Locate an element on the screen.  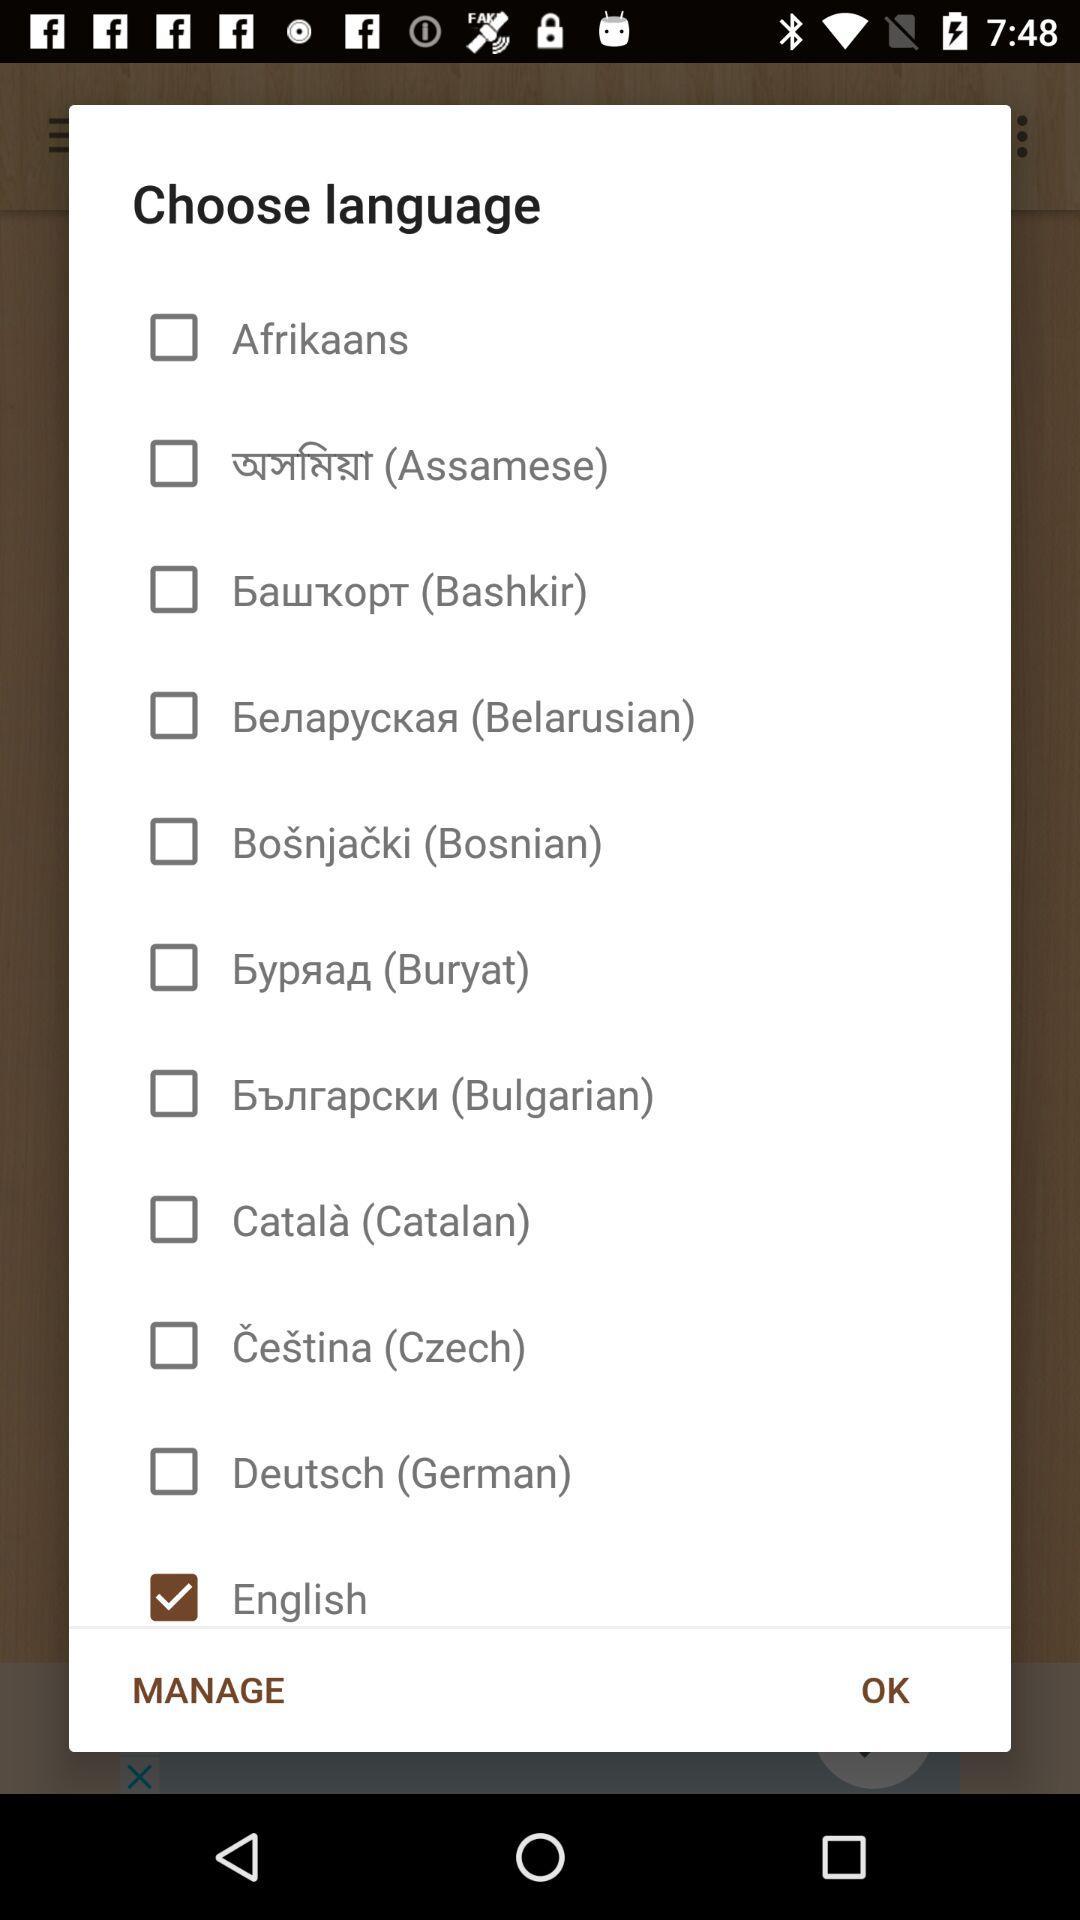
the afrikaans item is located at coordinates (312, 337).